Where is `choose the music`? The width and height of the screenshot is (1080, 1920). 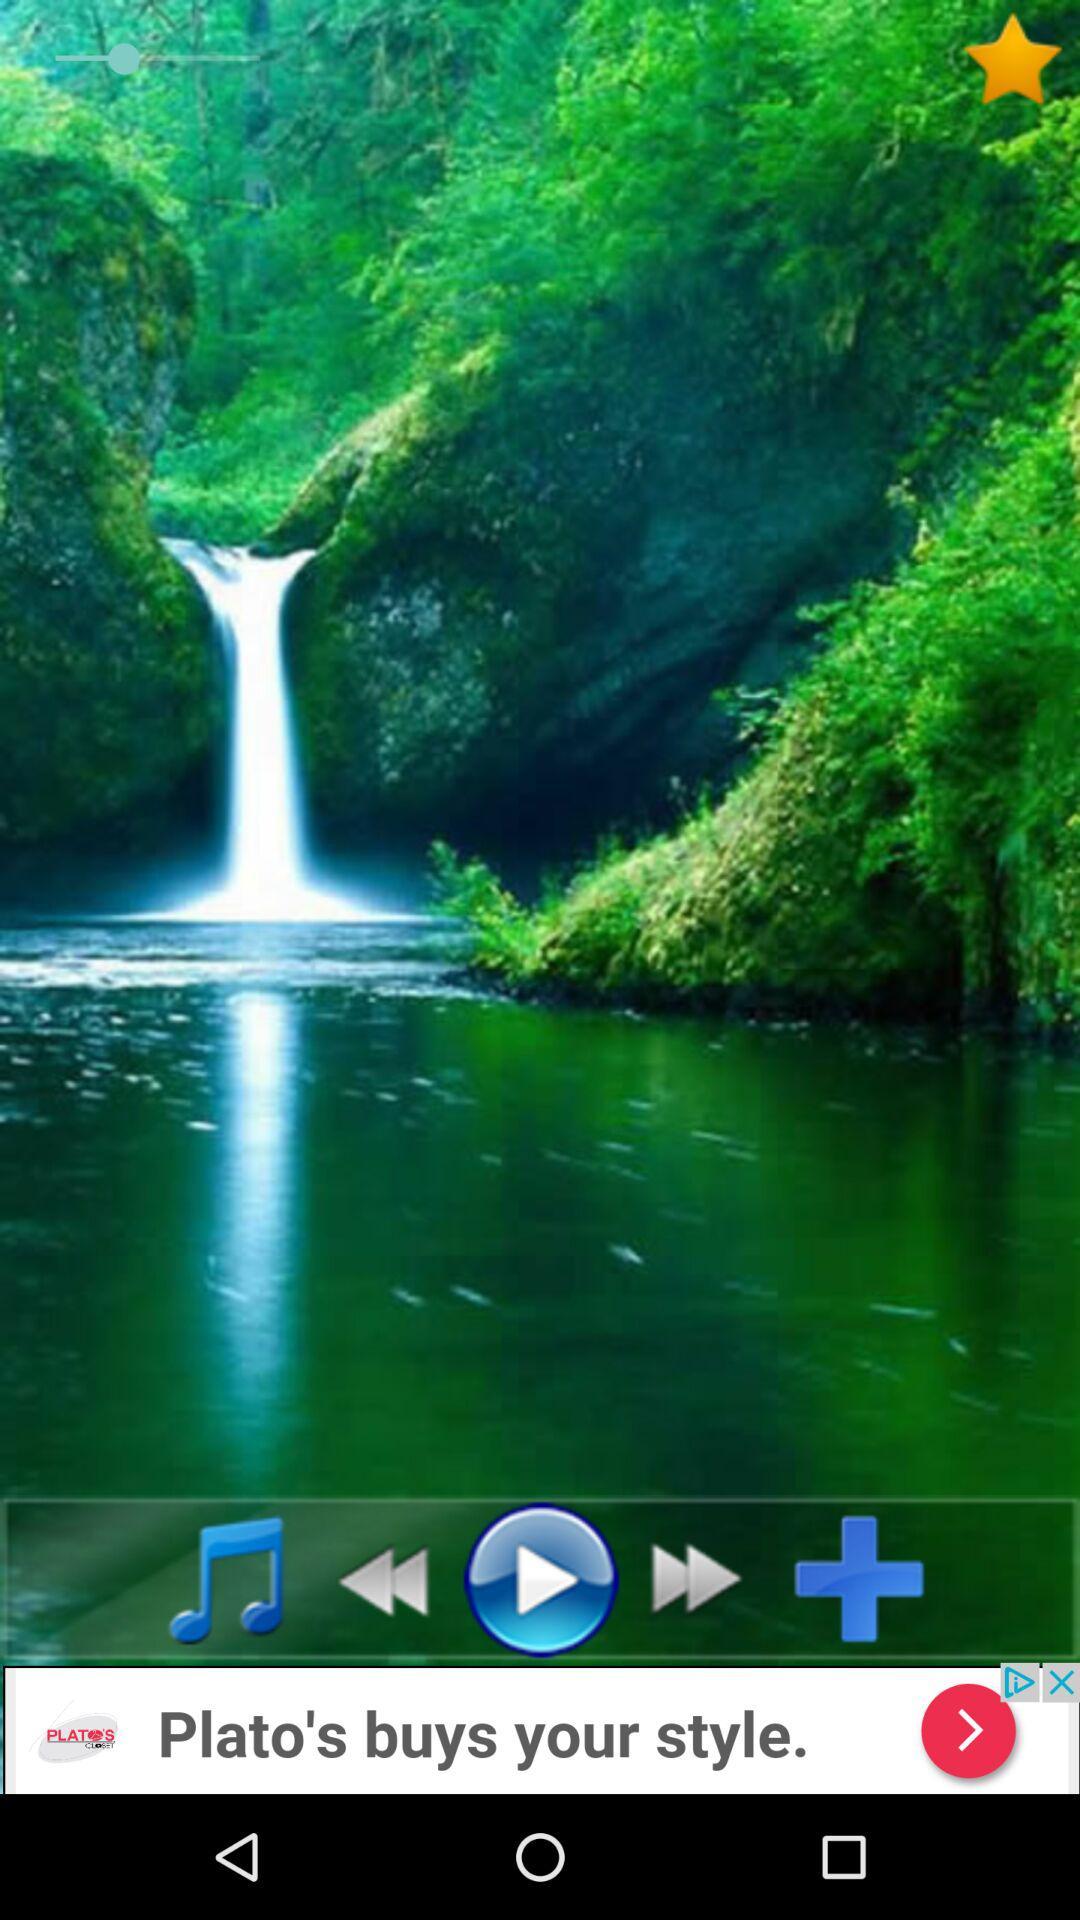 choose the music is located at coordinates (204, 1577).